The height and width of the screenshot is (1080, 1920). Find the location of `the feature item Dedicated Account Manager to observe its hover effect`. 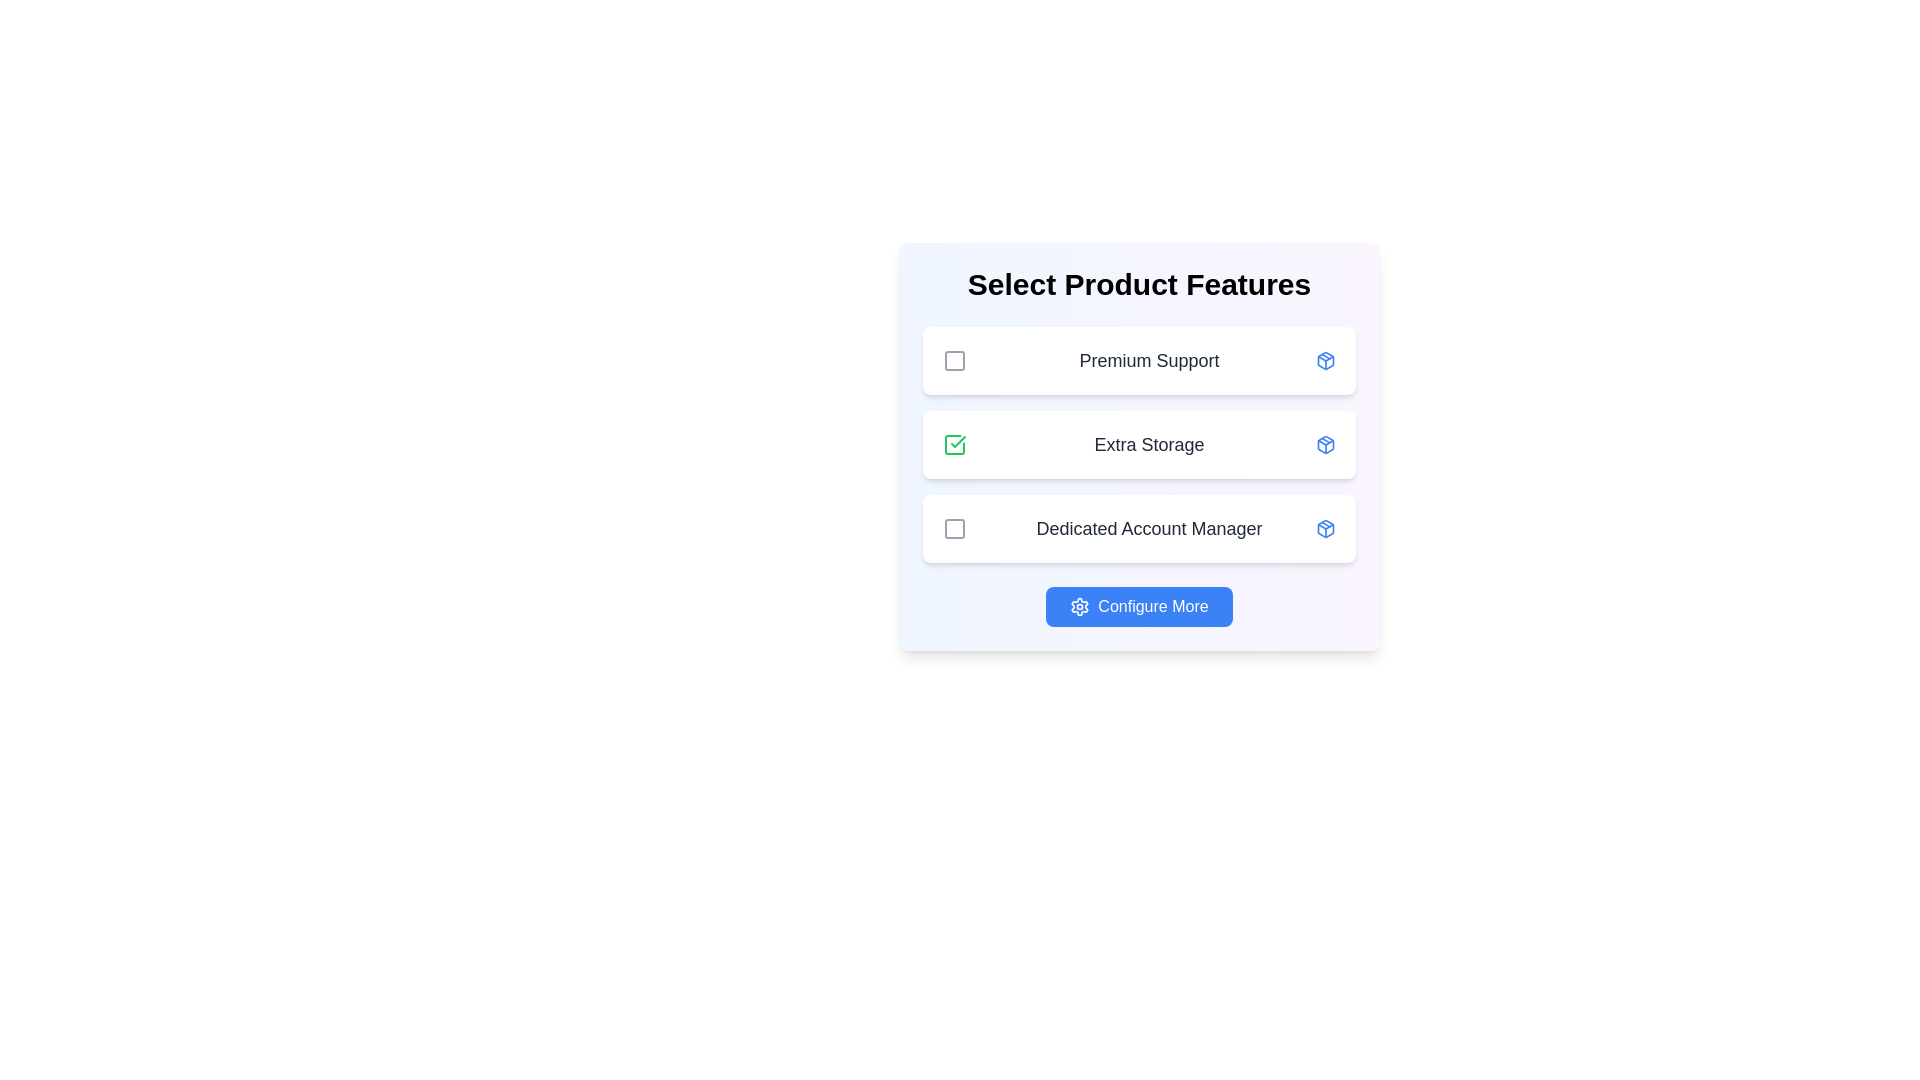

the feature item Dedicated Account Manager to observe its hover effect is located at coordinates (1140, 527).